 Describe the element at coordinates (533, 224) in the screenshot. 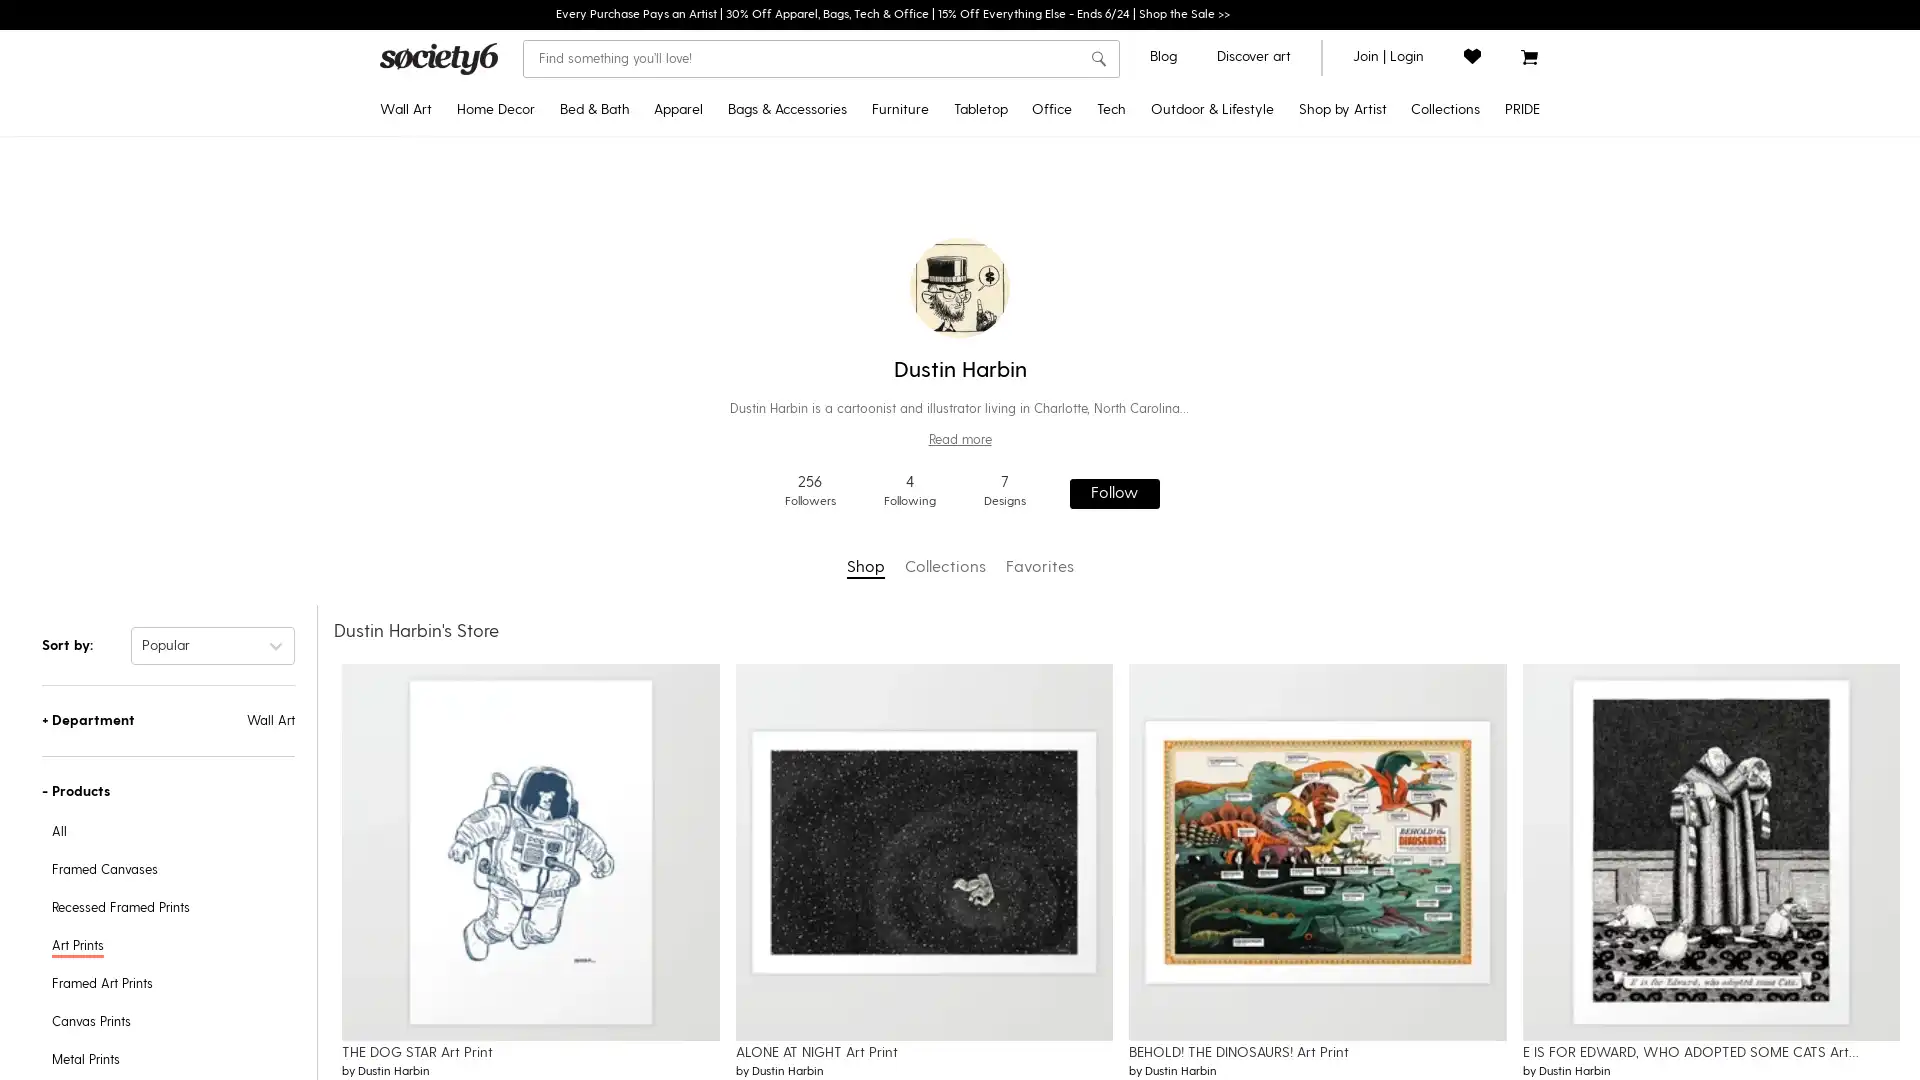

I see `Rectangular Pillows` at that location.